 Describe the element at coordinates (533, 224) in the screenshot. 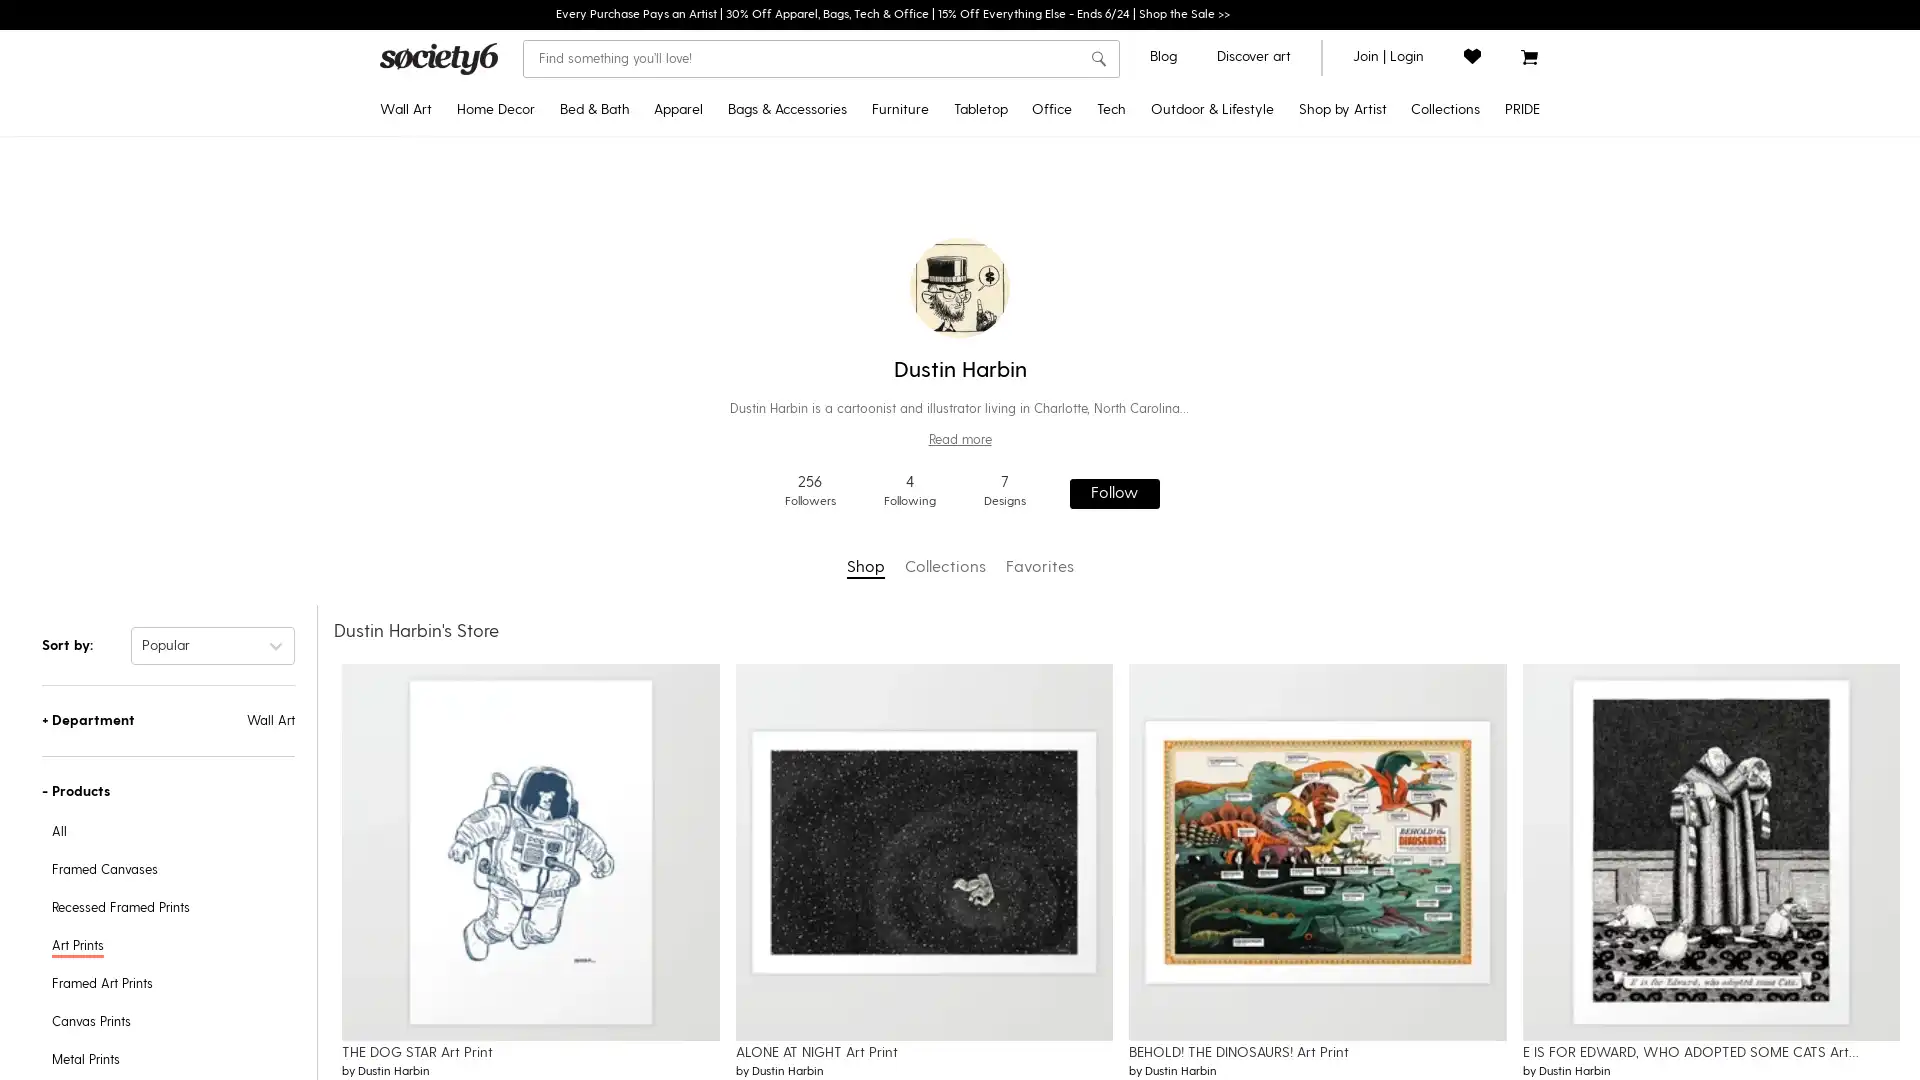

I see `Rectangular Pillows` at that location.